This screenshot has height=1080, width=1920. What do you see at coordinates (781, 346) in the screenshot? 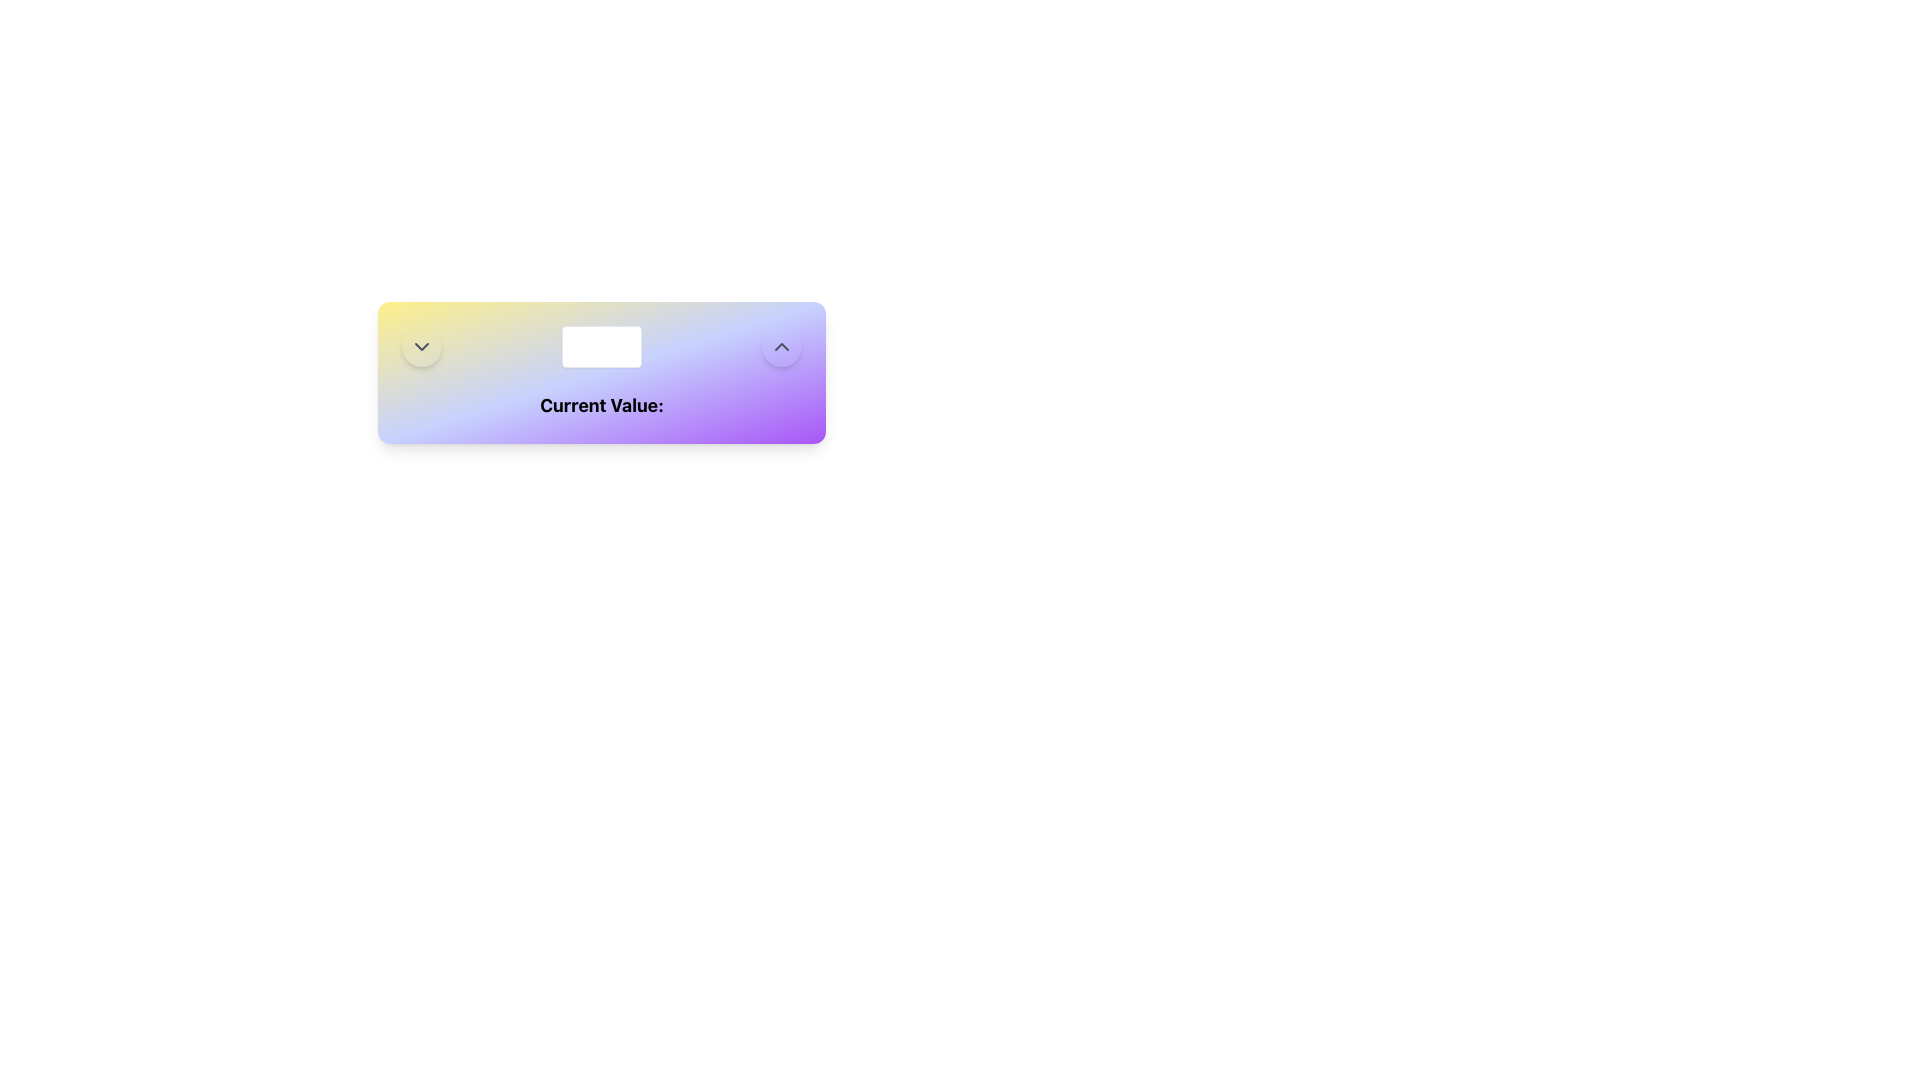
I see `the increment button located at the far right of the interface, adjacent to the central number input field, to increase the numerical value` at bounding box center [781, 346].